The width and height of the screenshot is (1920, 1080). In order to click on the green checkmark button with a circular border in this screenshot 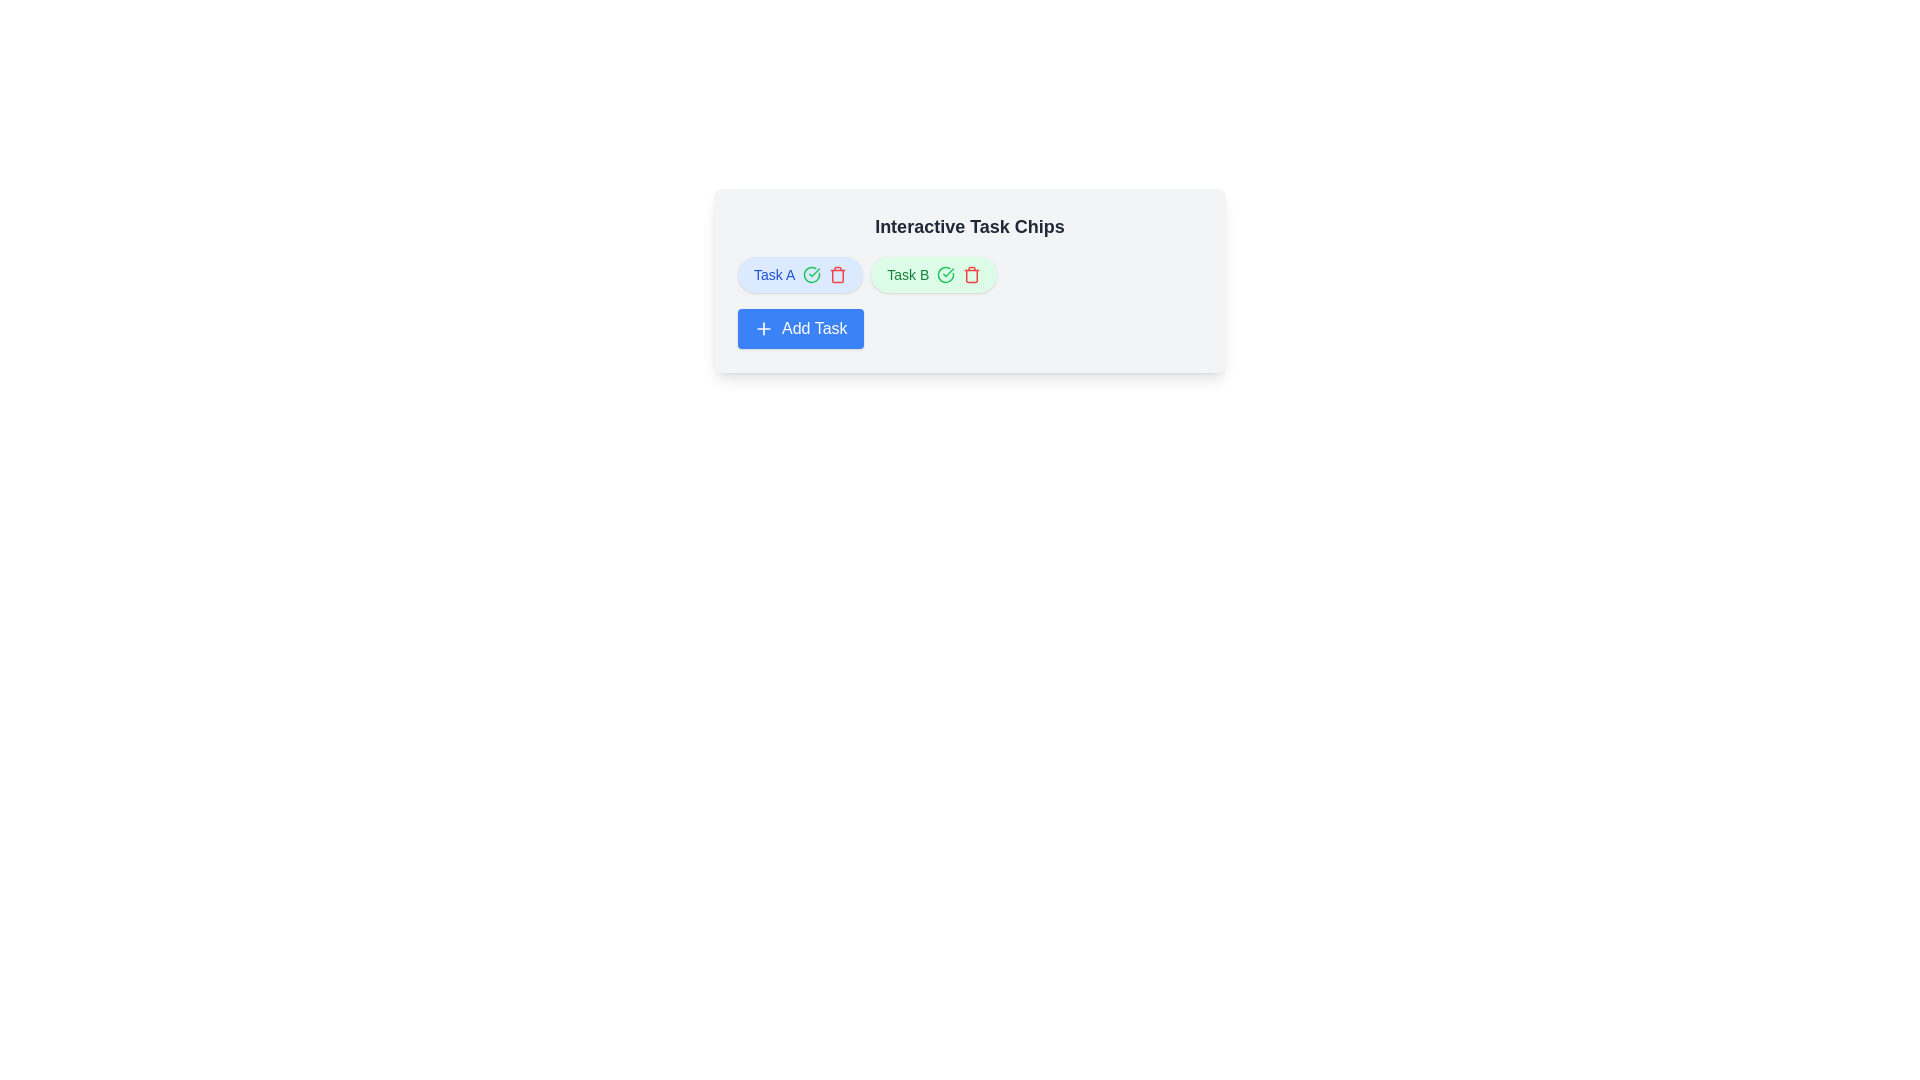, I will do `click(812, 274)`.